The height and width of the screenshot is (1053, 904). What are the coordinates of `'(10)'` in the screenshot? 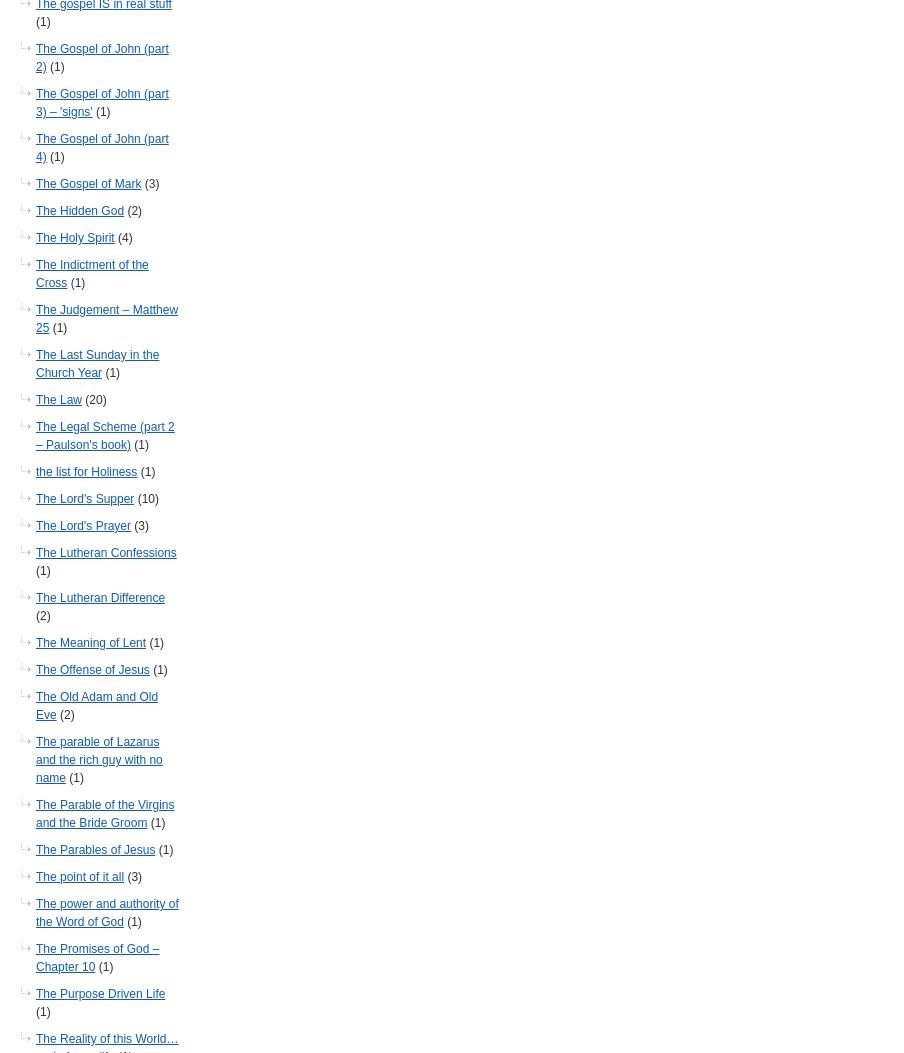 It's located at (145, 499).